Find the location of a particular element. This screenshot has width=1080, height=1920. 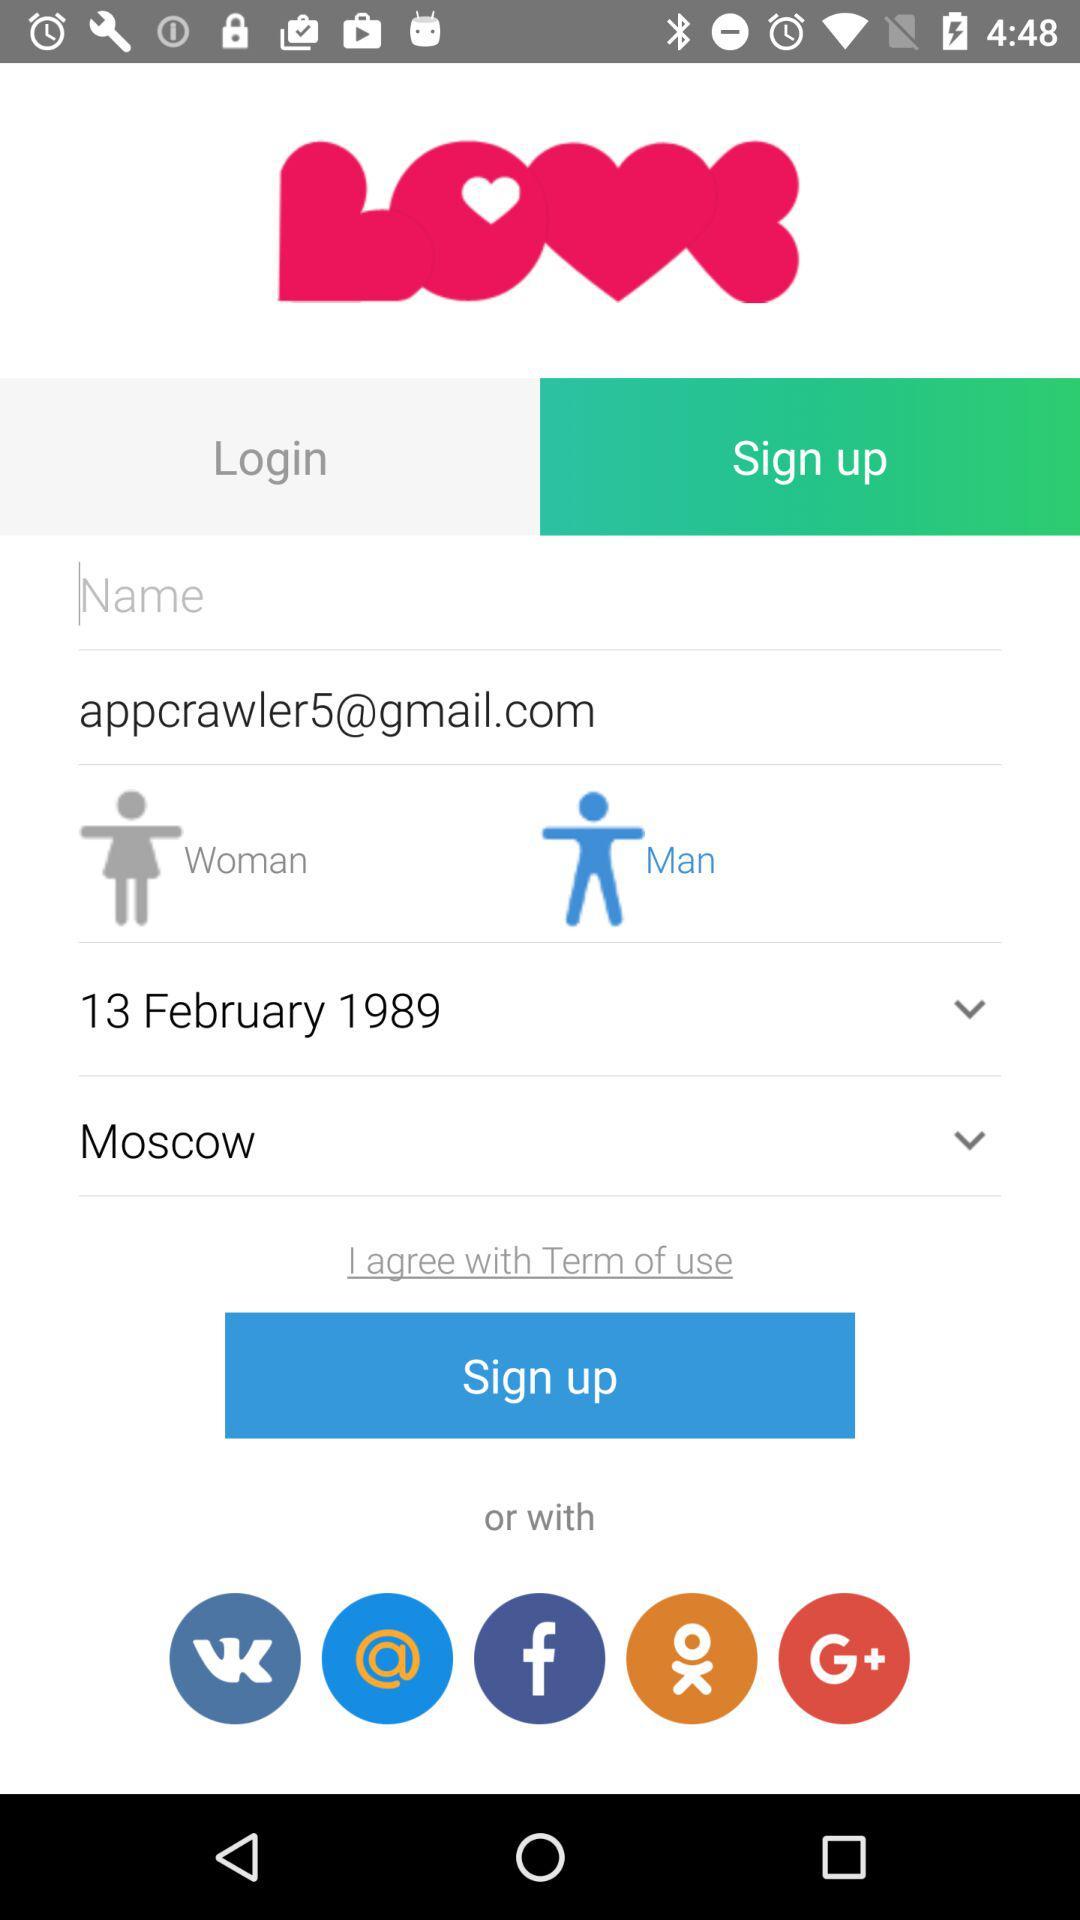

sign in with vk is located at coordinates (234, 1658).